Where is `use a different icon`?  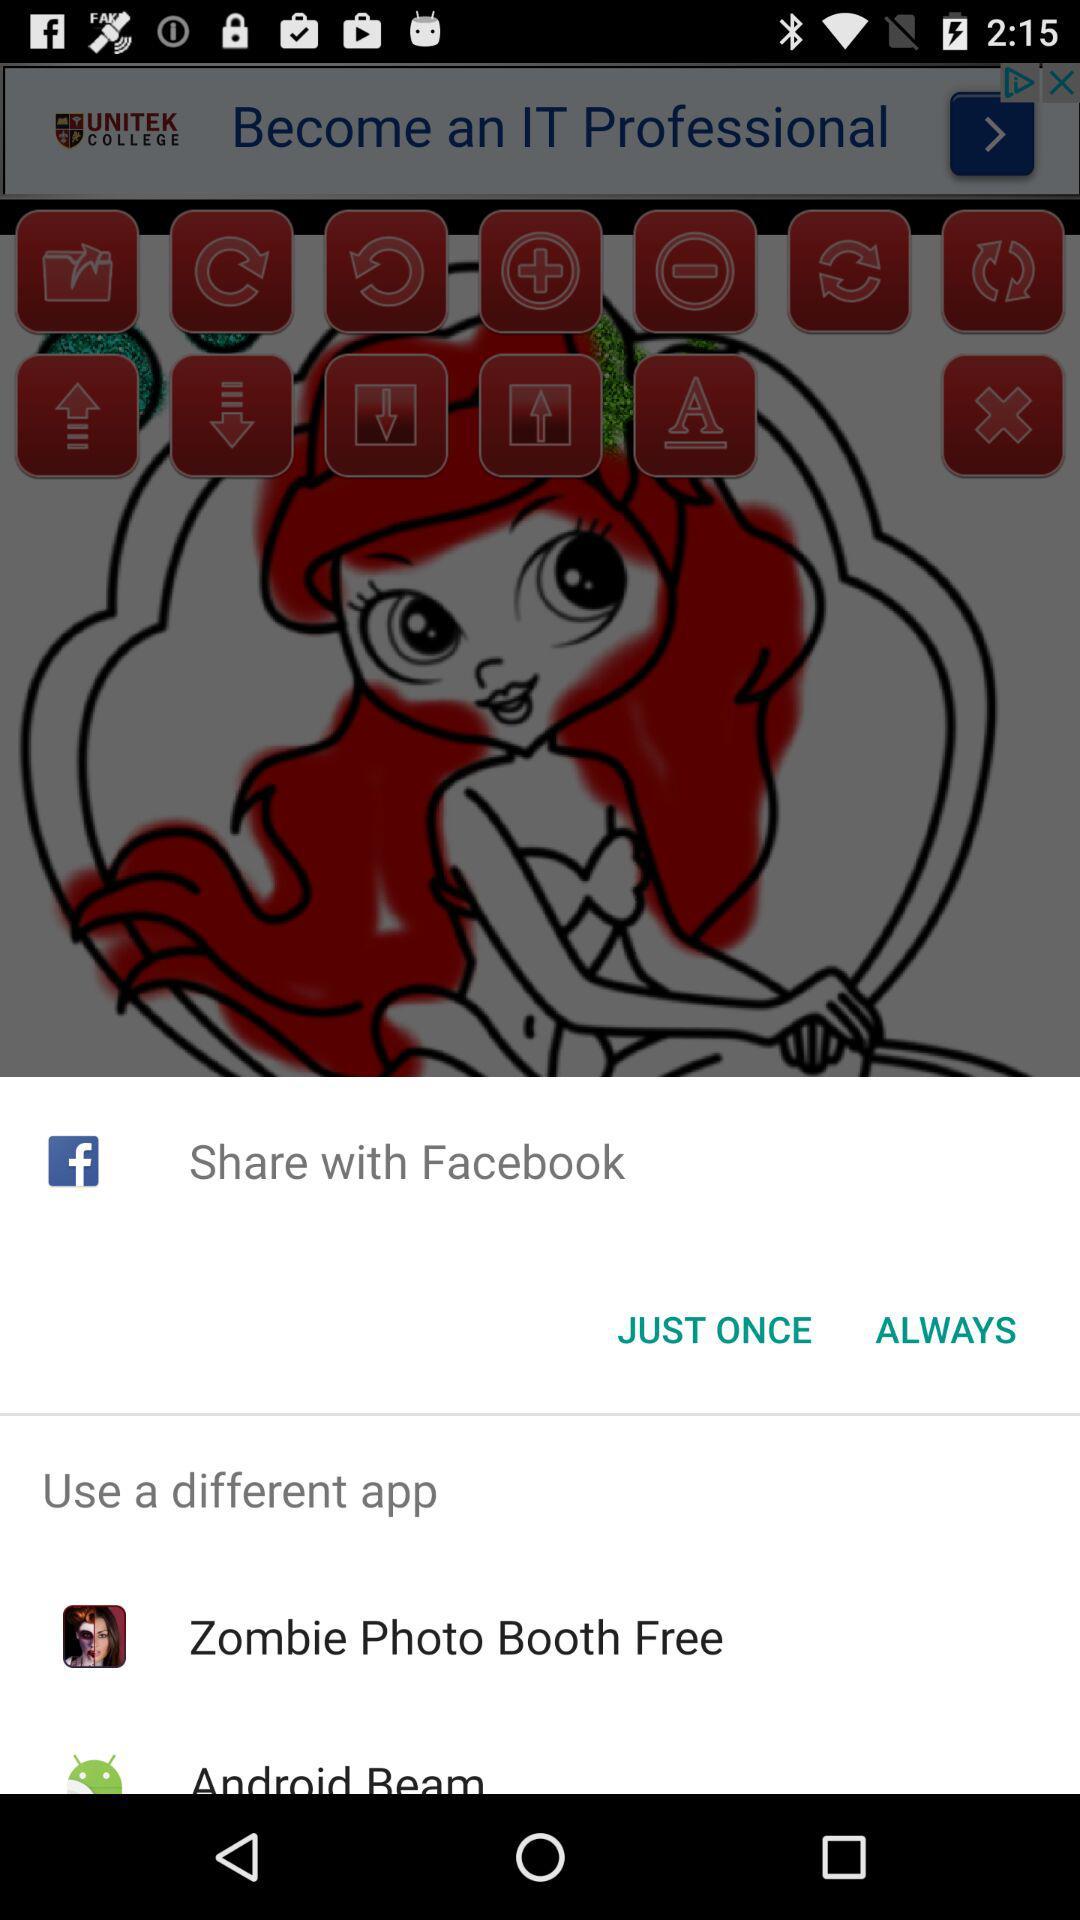 use a different icon is located at coordinates (540, 1489).